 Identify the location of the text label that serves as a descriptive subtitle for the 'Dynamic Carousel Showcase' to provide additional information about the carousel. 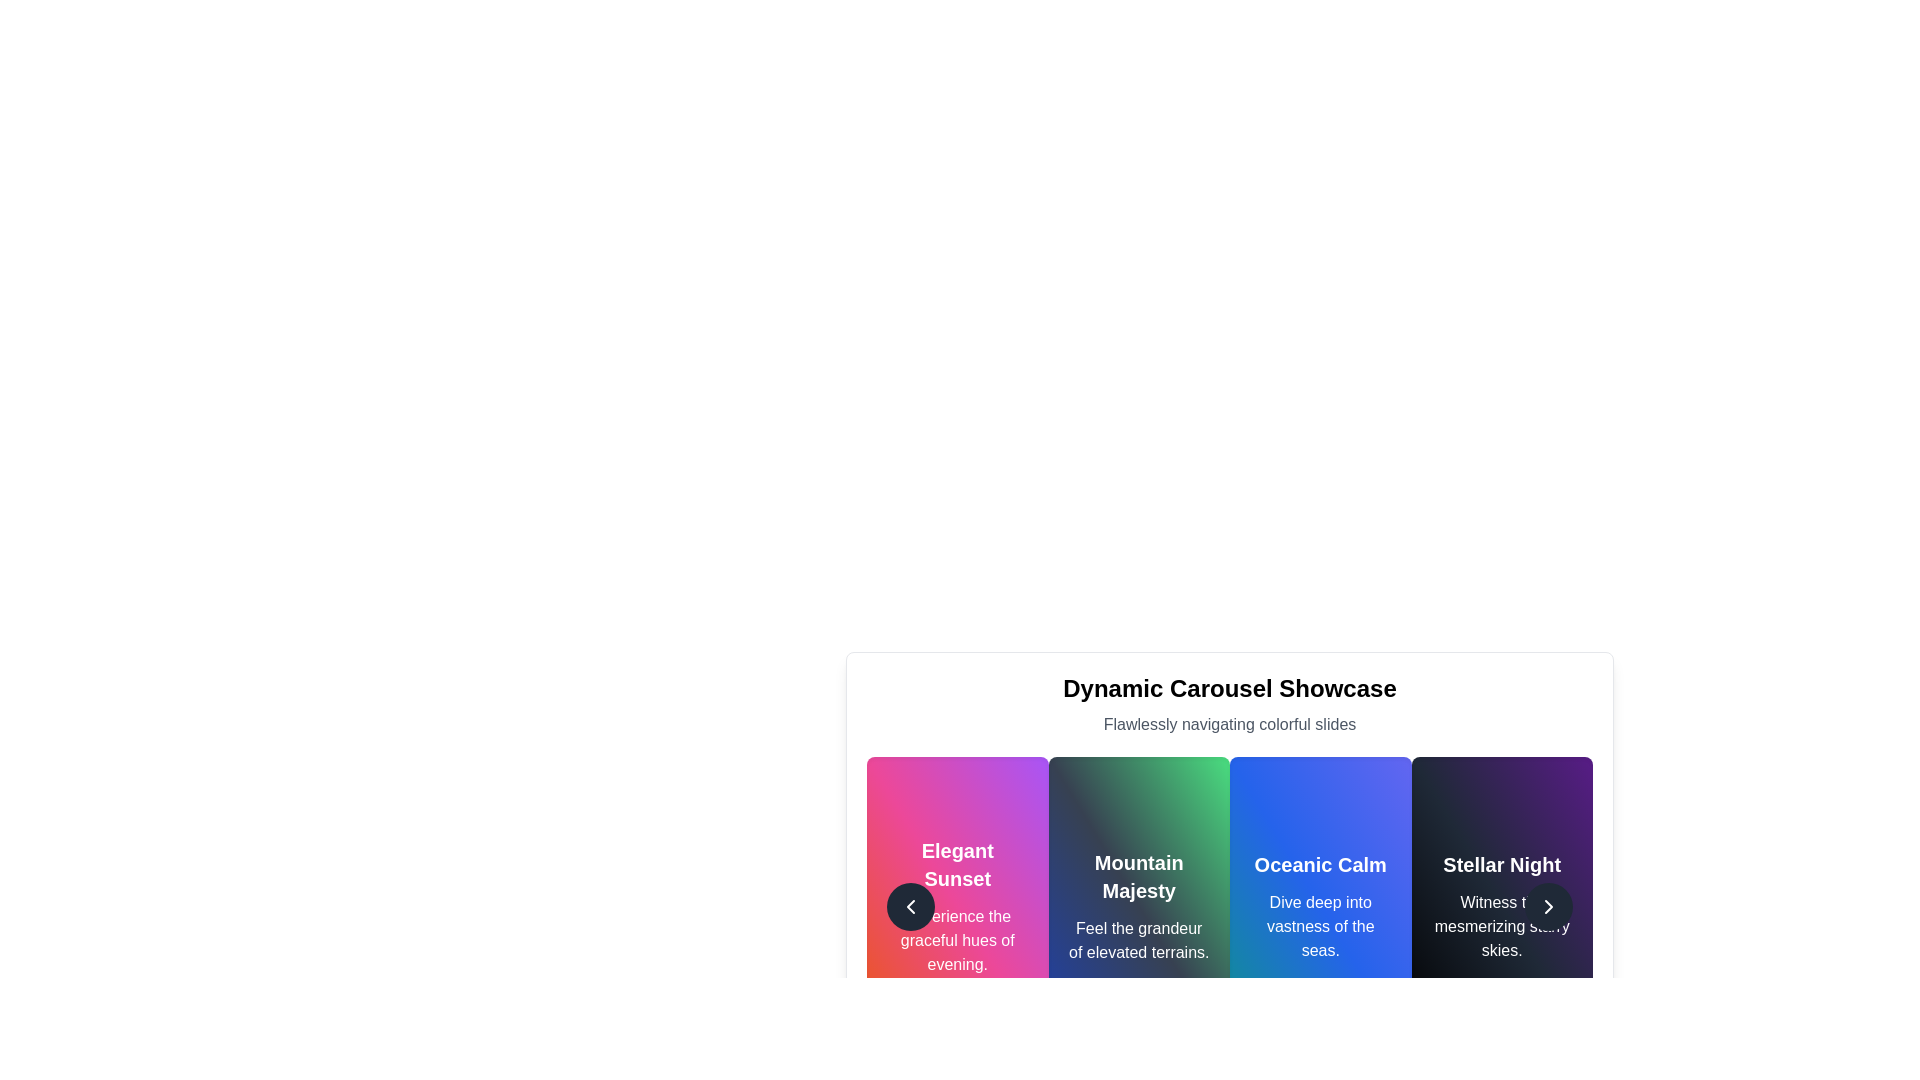
(1228, 725).